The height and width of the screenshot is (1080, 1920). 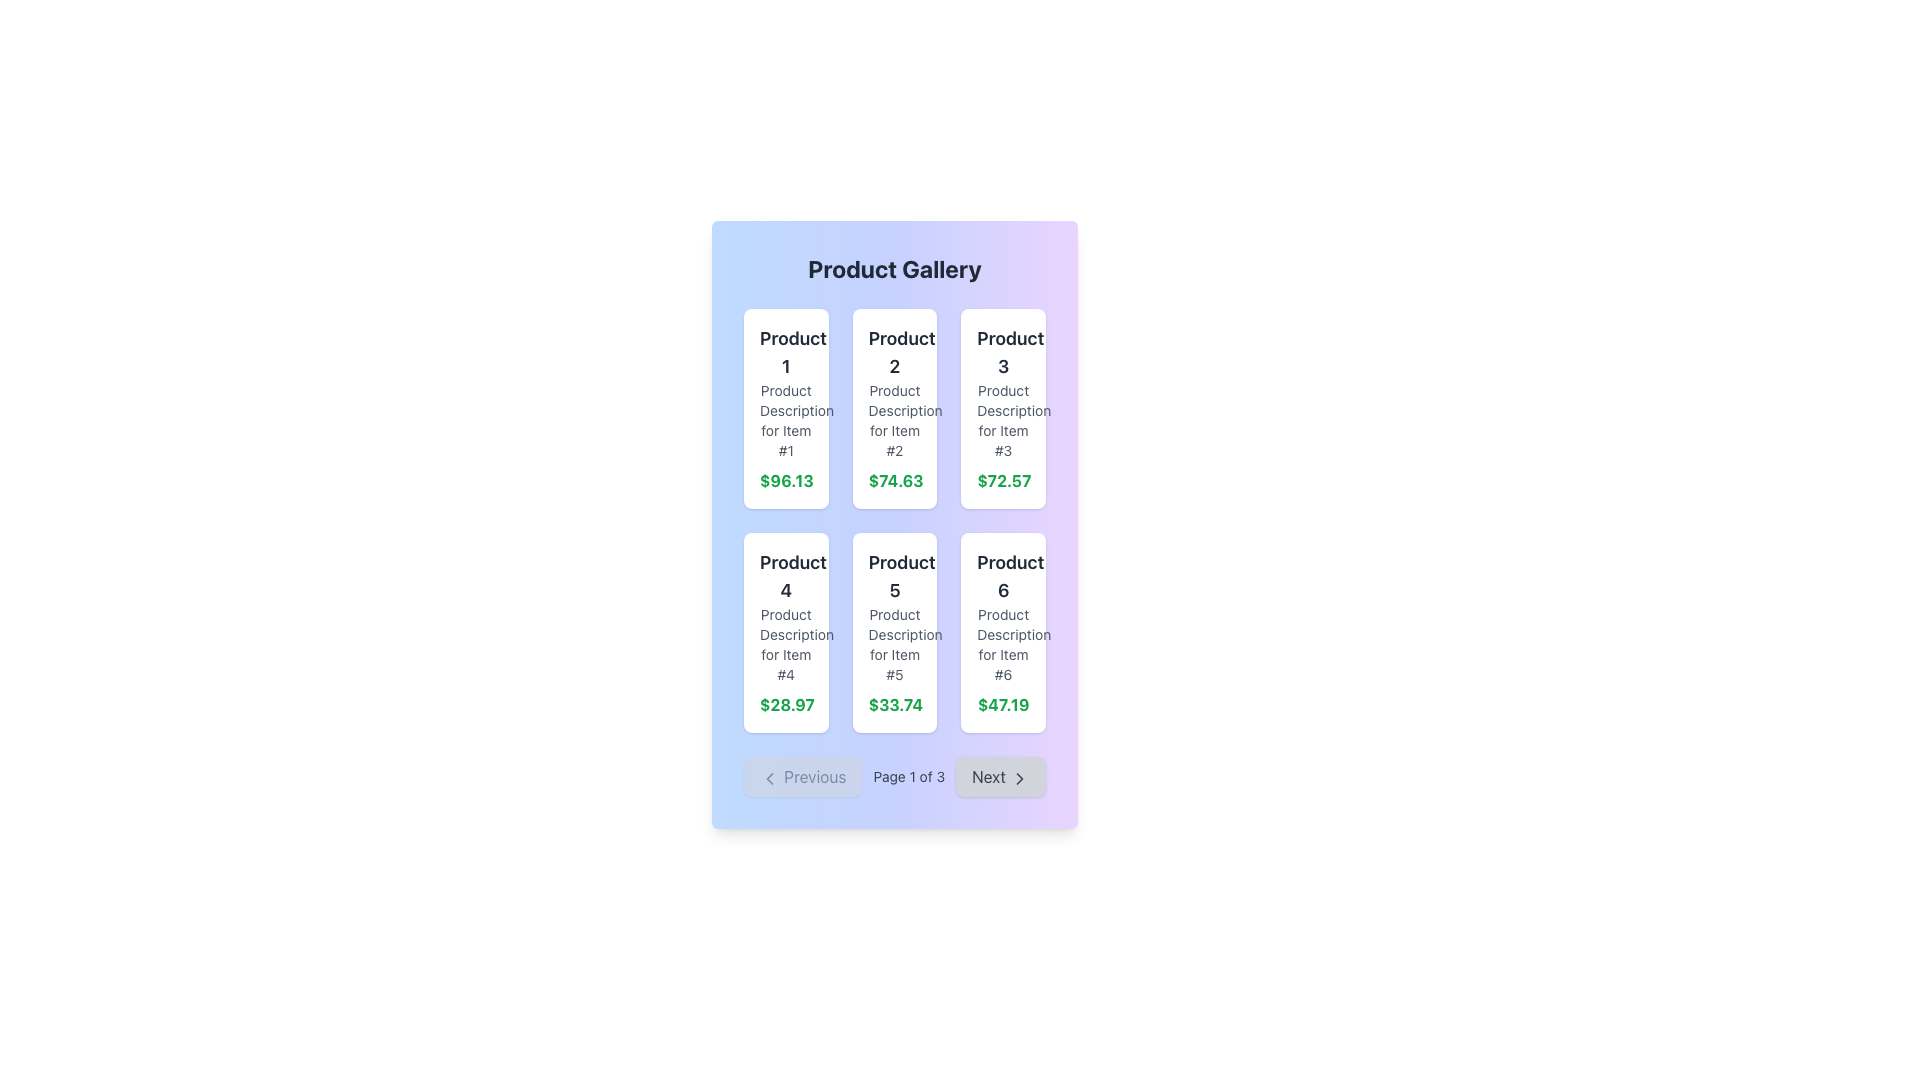 What do you see at coordinates (1019, 777) in the screenshot?
I see `the chevron icon located at the bottom-right area of the 'Next' button` at bounding box center [1019, 777].